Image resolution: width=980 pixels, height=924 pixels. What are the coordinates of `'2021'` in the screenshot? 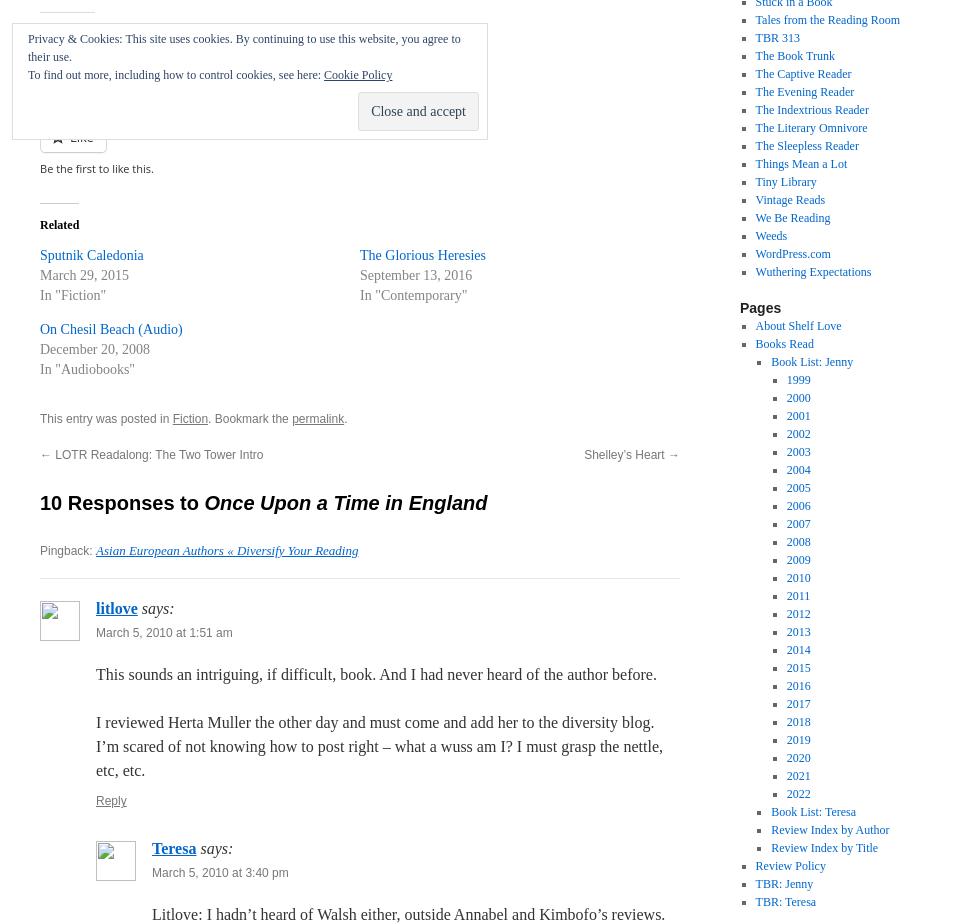 It's located at (798, 775).